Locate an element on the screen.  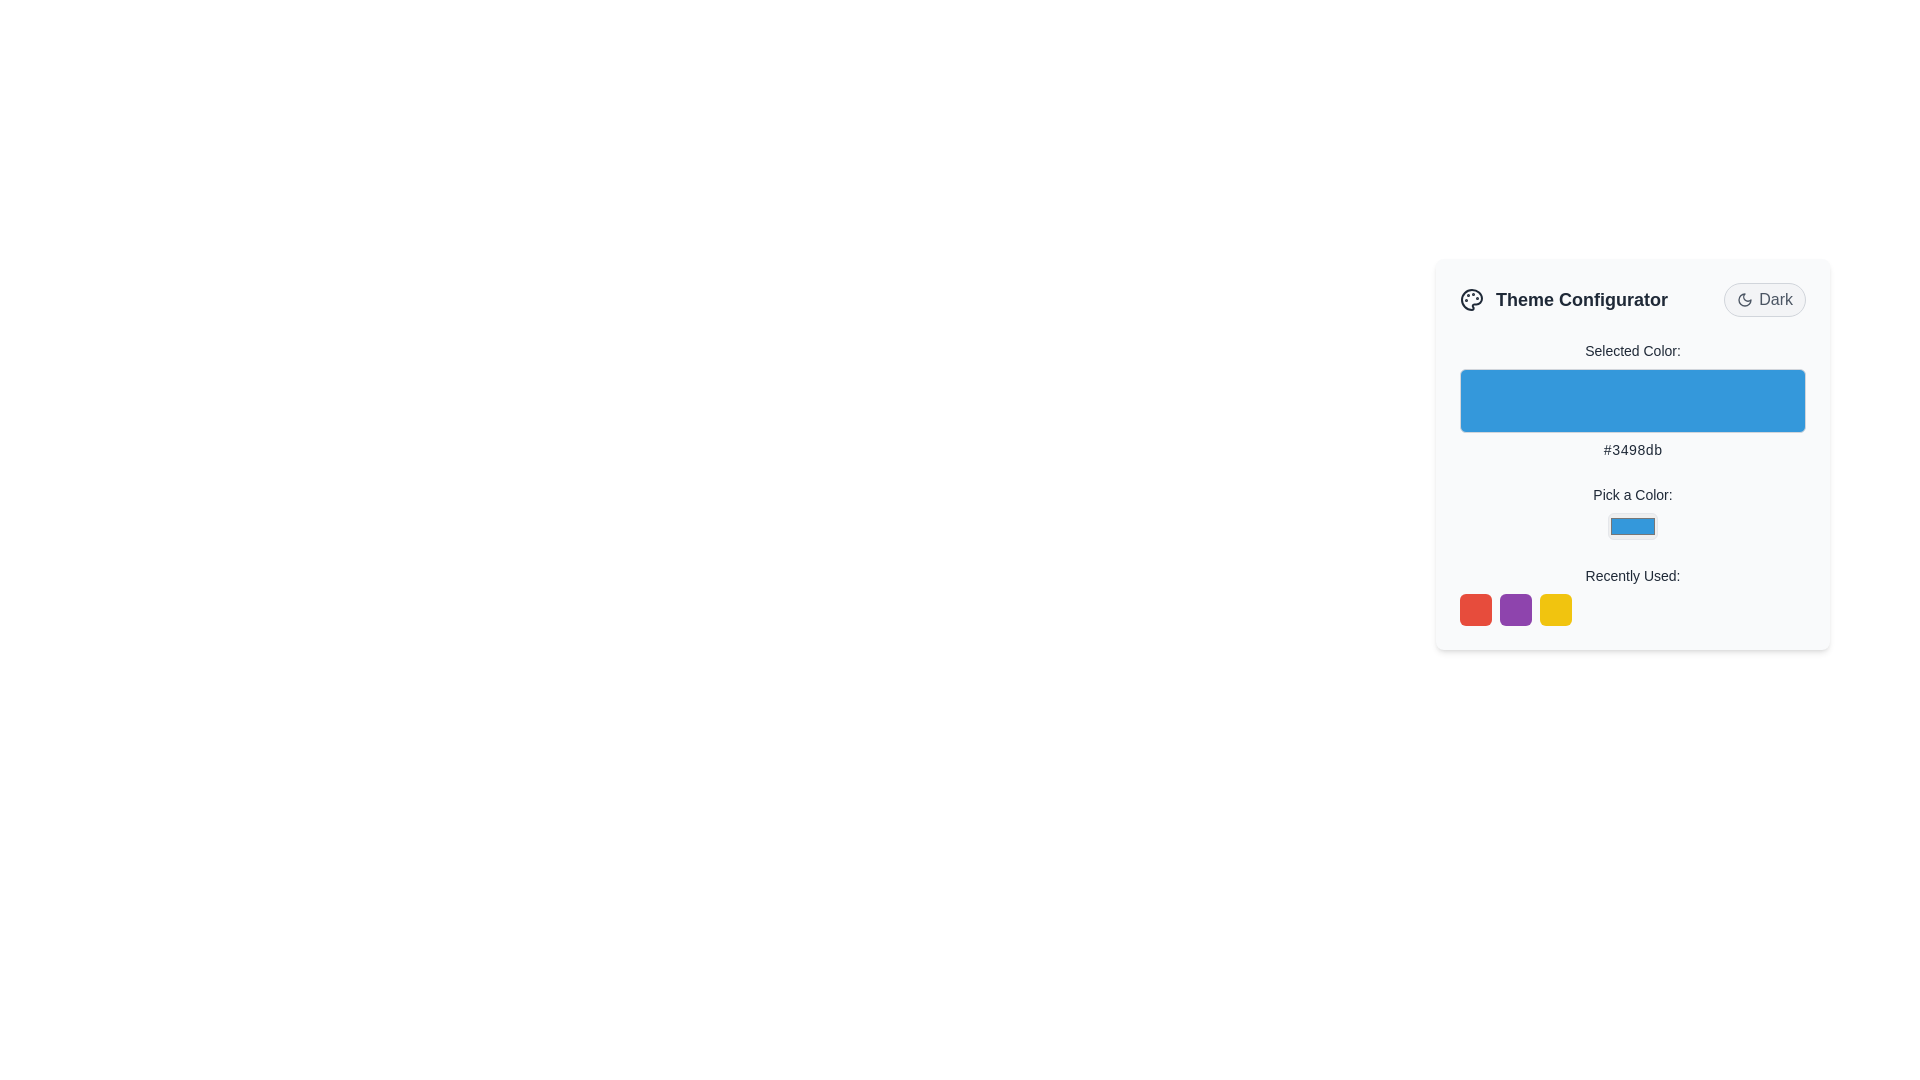
the text label displaying 'Theme Configurator', which is prominently positioned in the upper section of the interface, next to a 'Dark' toggle button and an icon resembling a palette is located at coordinates (1581, 300).